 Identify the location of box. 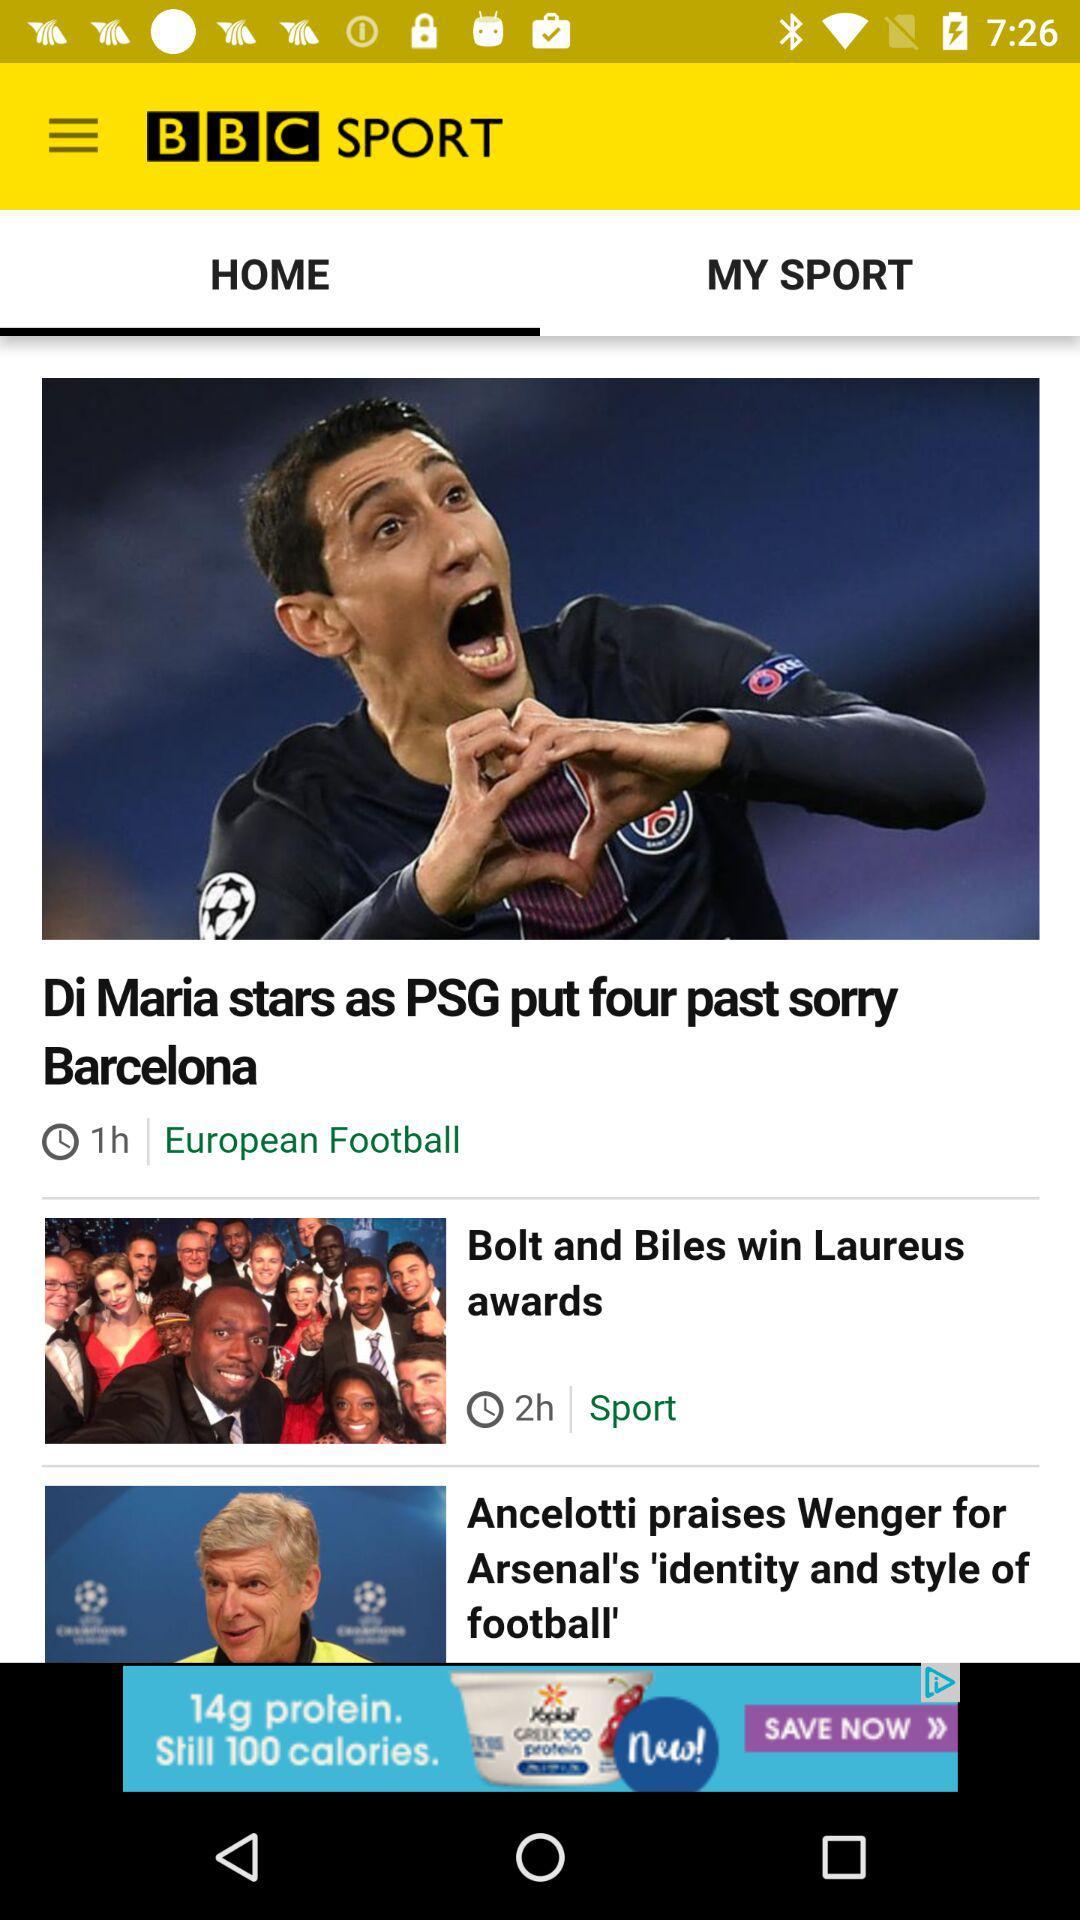
(540, 1727).